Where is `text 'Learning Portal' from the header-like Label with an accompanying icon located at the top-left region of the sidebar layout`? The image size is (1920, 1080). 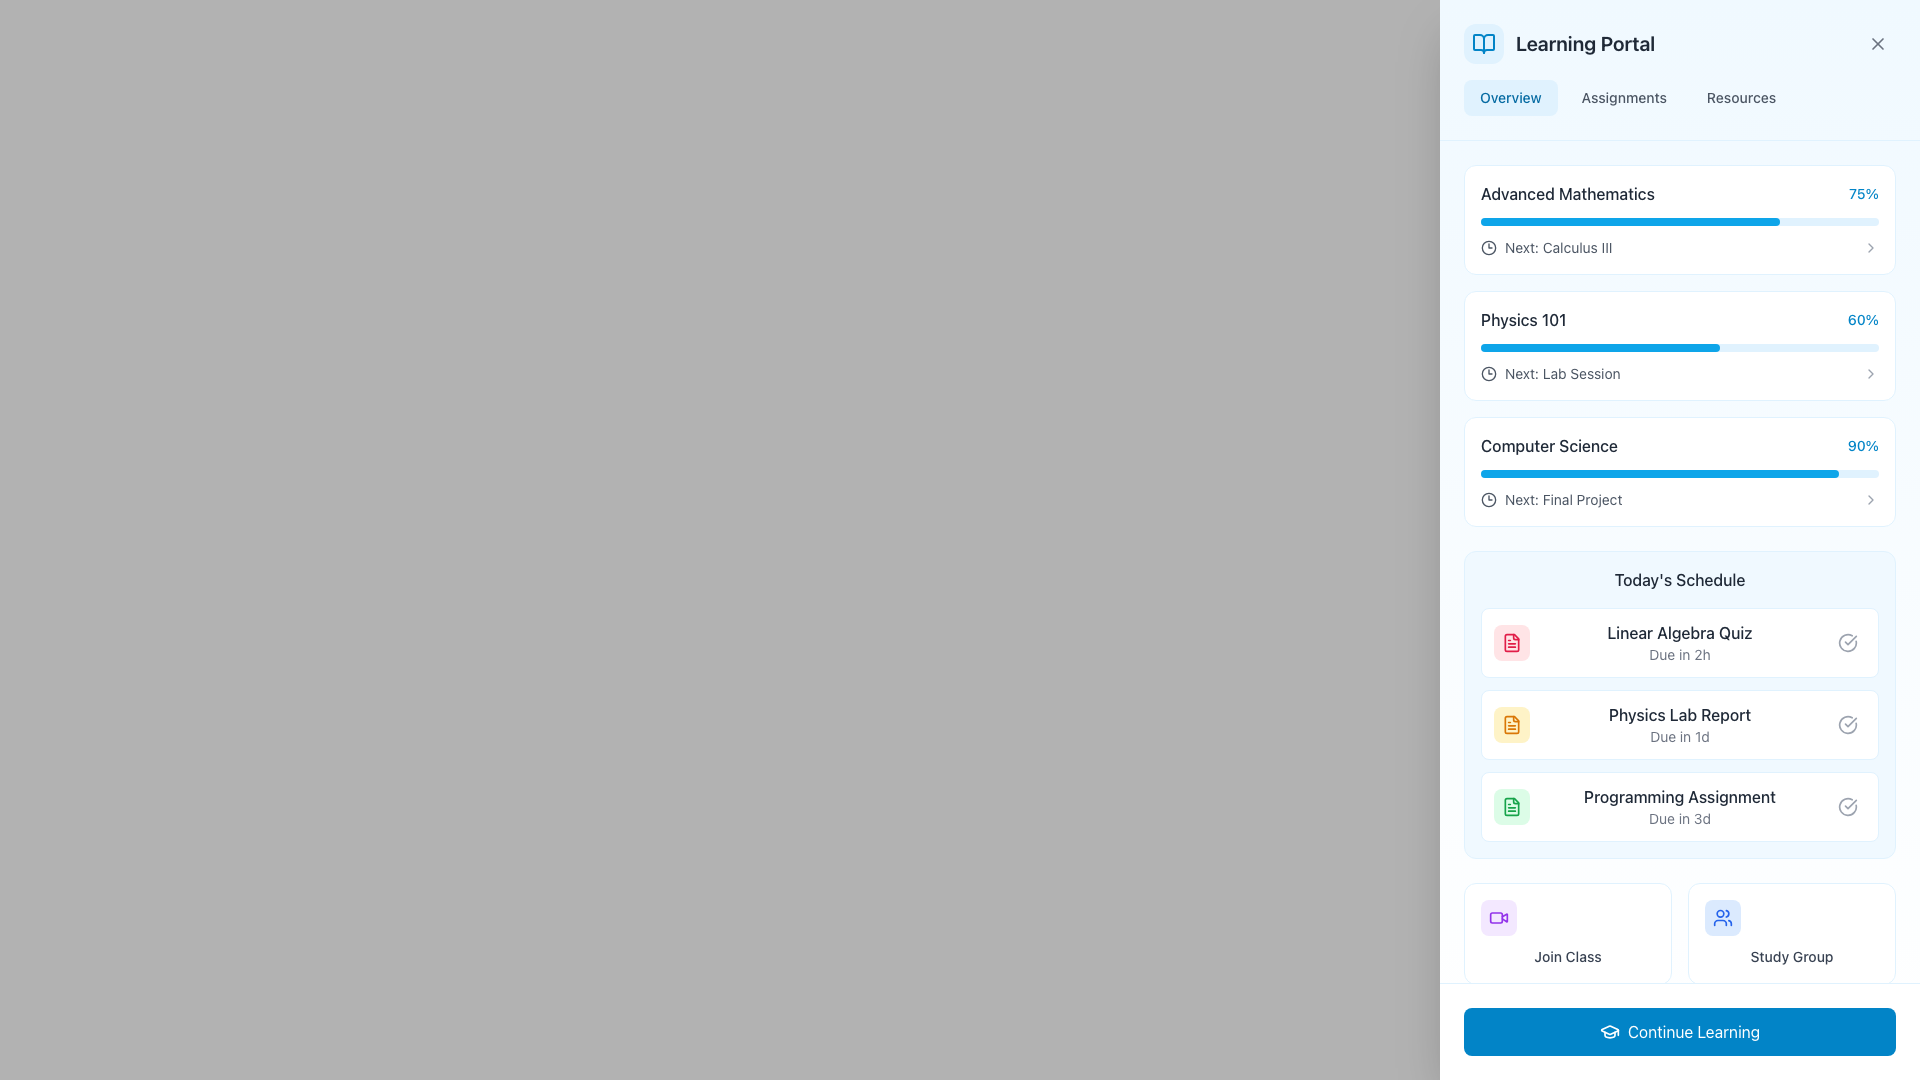 text 'Learning Portal' from the header-like Label with an accompanying icon located at the top-left region of the sidebar layout is located at coordinates (1558, 43).